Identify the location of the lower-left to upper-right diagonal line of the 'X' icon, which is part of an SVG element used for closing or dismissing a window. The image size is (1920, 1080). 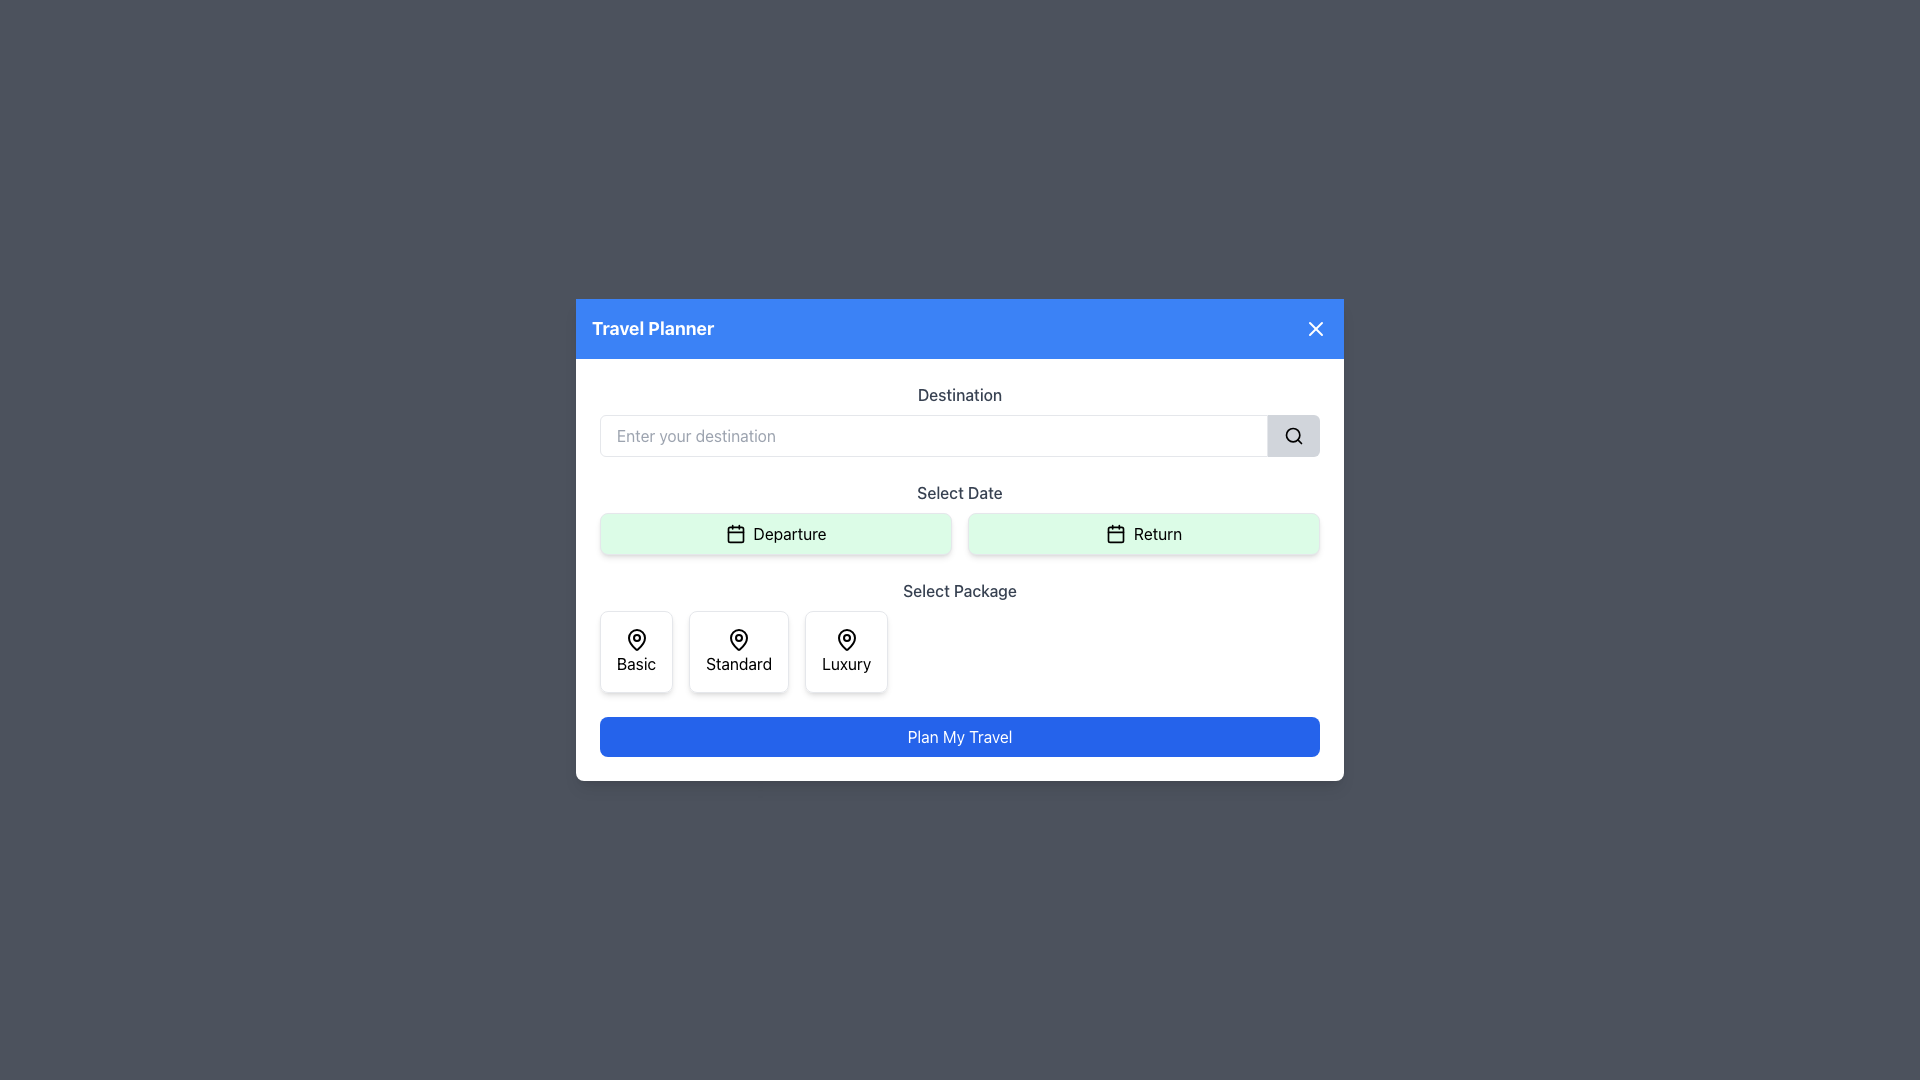
(1315, 327).